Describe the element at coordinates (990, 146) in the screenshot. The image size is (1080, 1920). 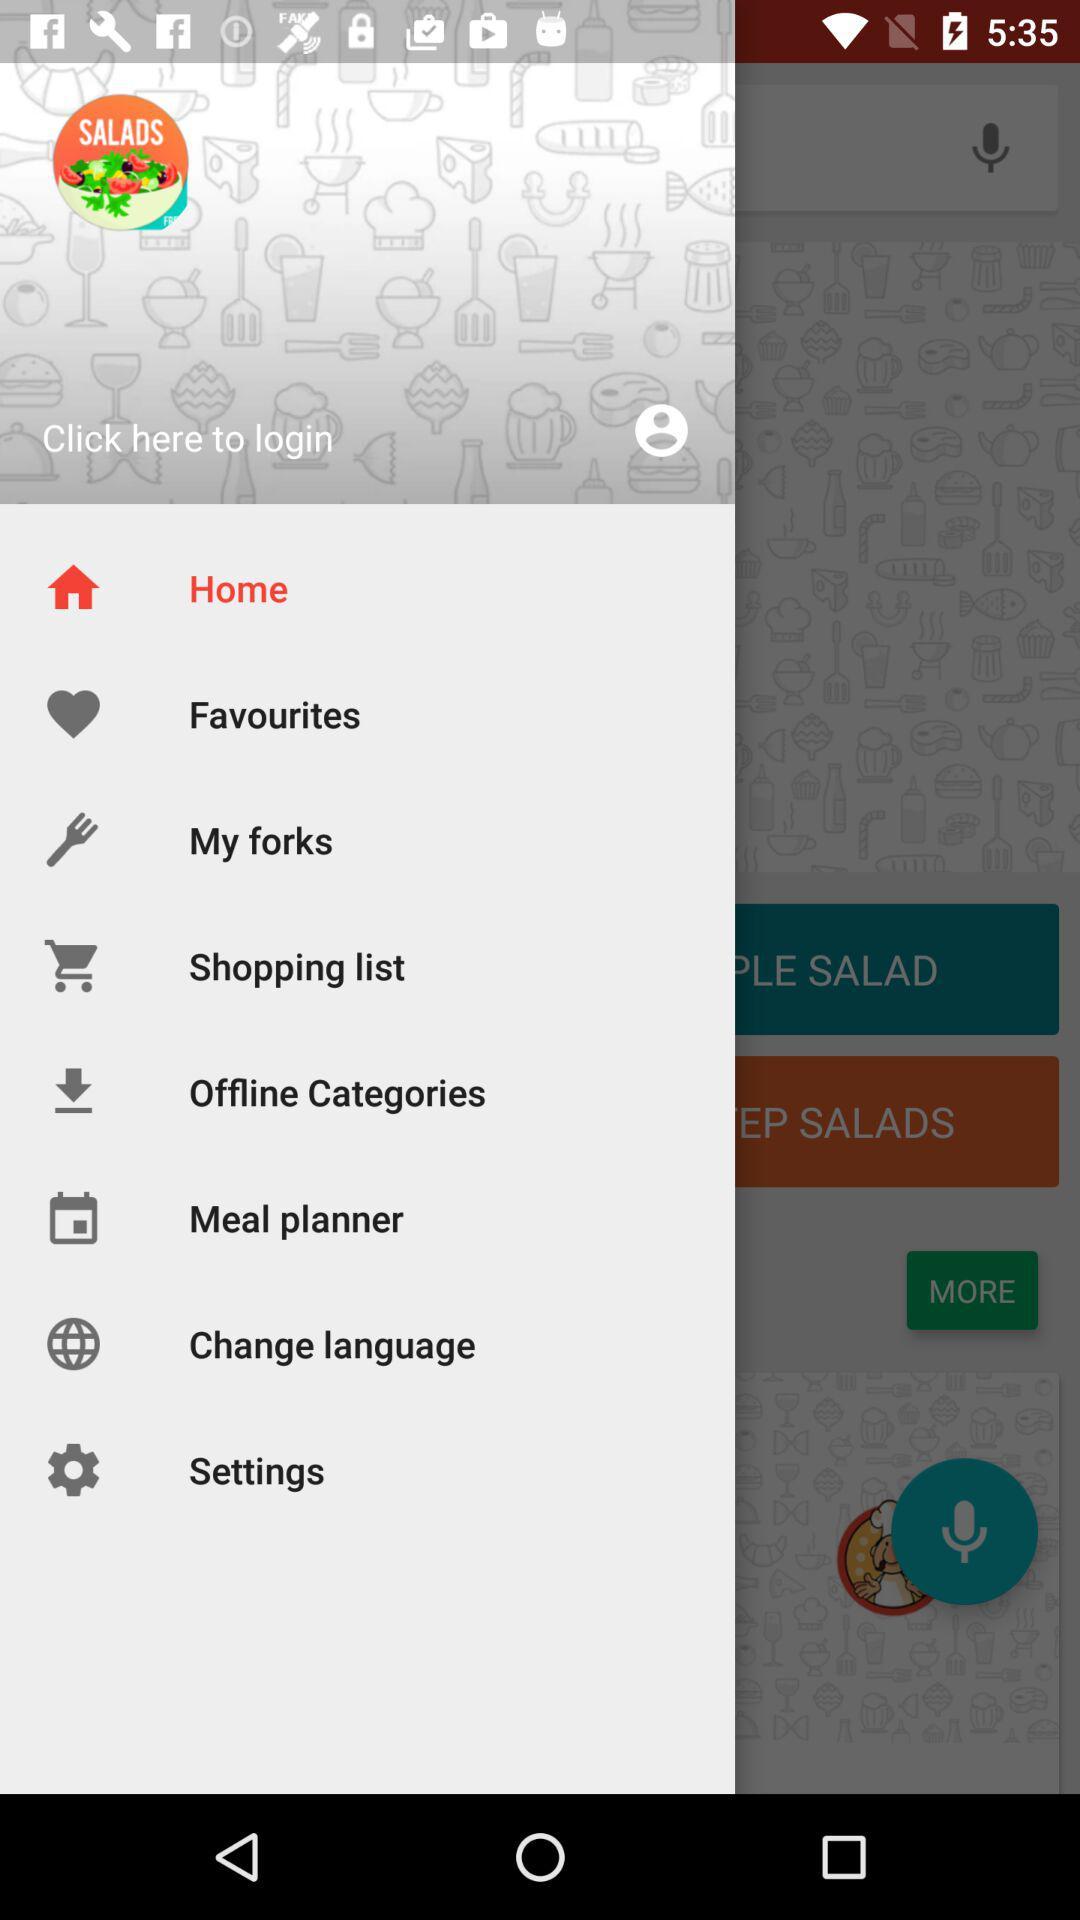
I see `the microphone icon` at that location.